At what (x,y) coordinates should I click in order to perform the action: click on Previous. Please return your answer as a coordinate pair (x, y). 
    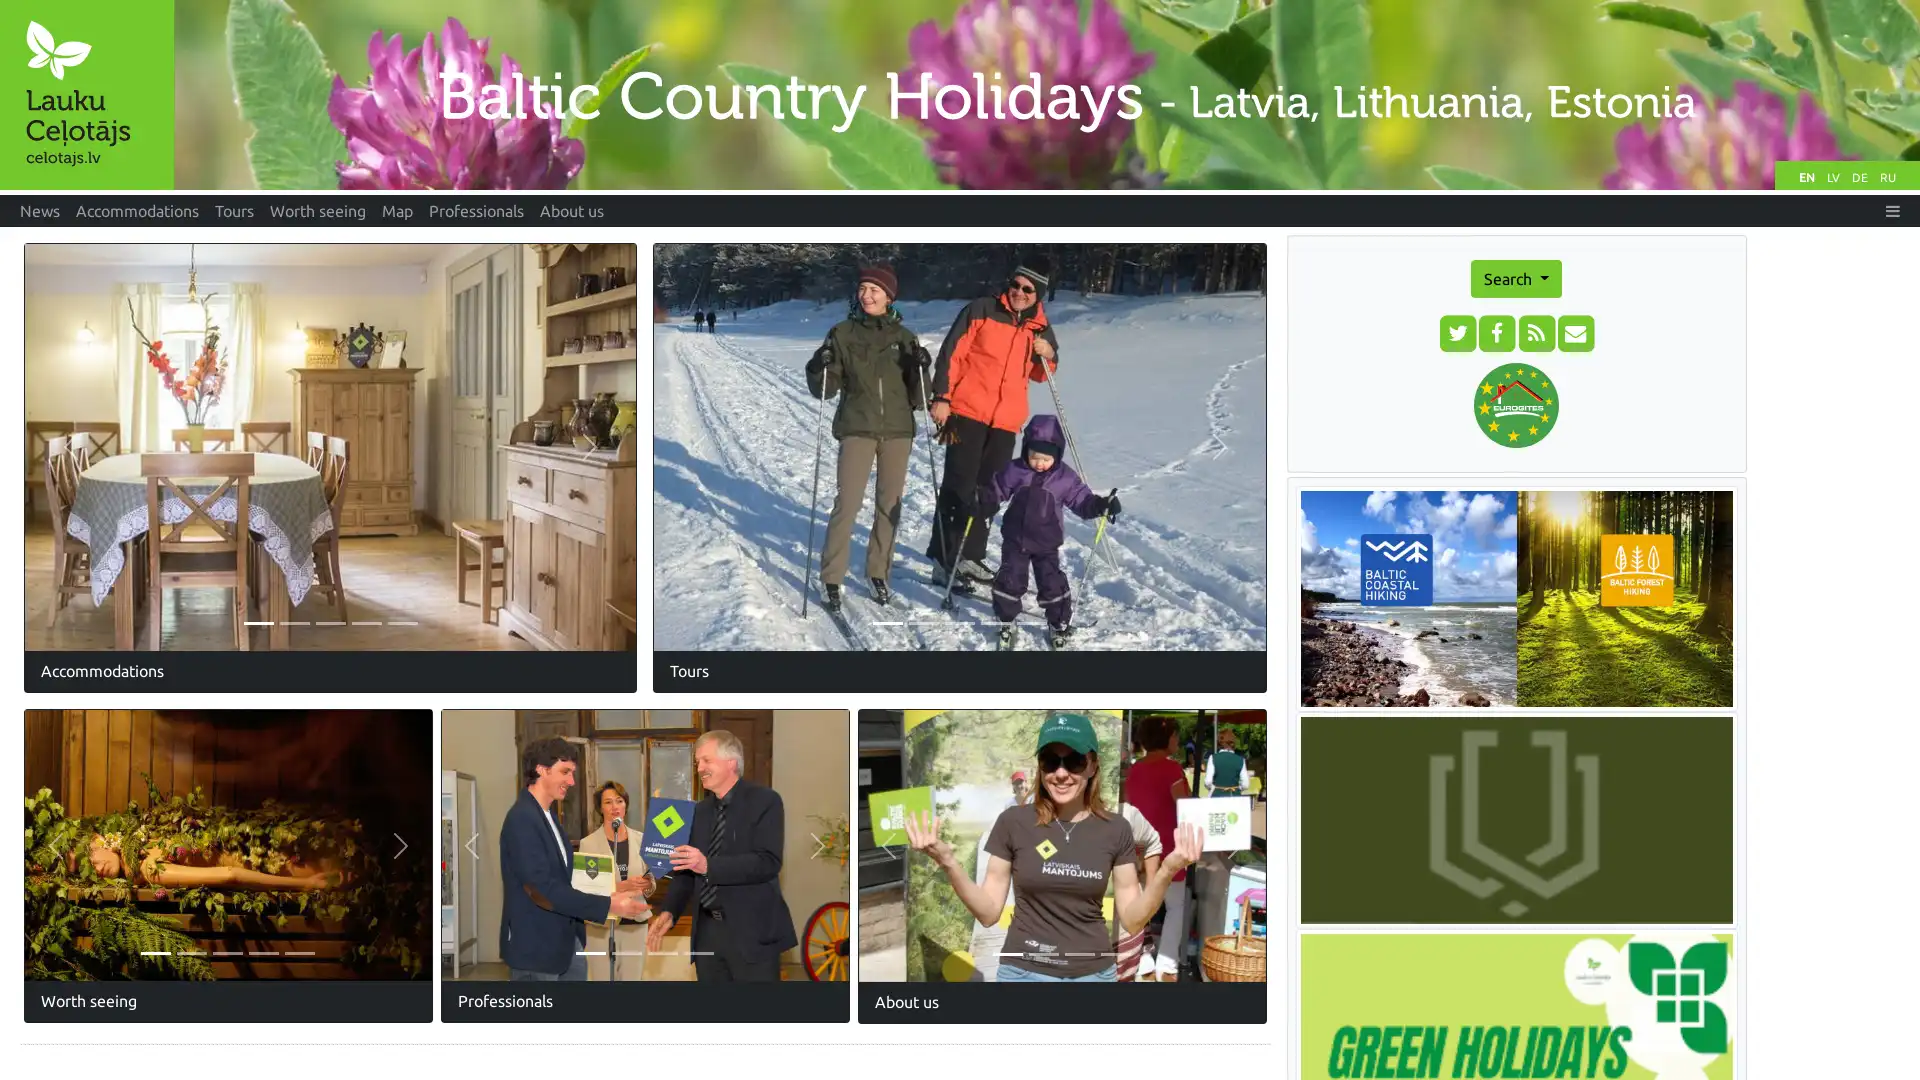
    Looking at the image, I should click on (887, 845).